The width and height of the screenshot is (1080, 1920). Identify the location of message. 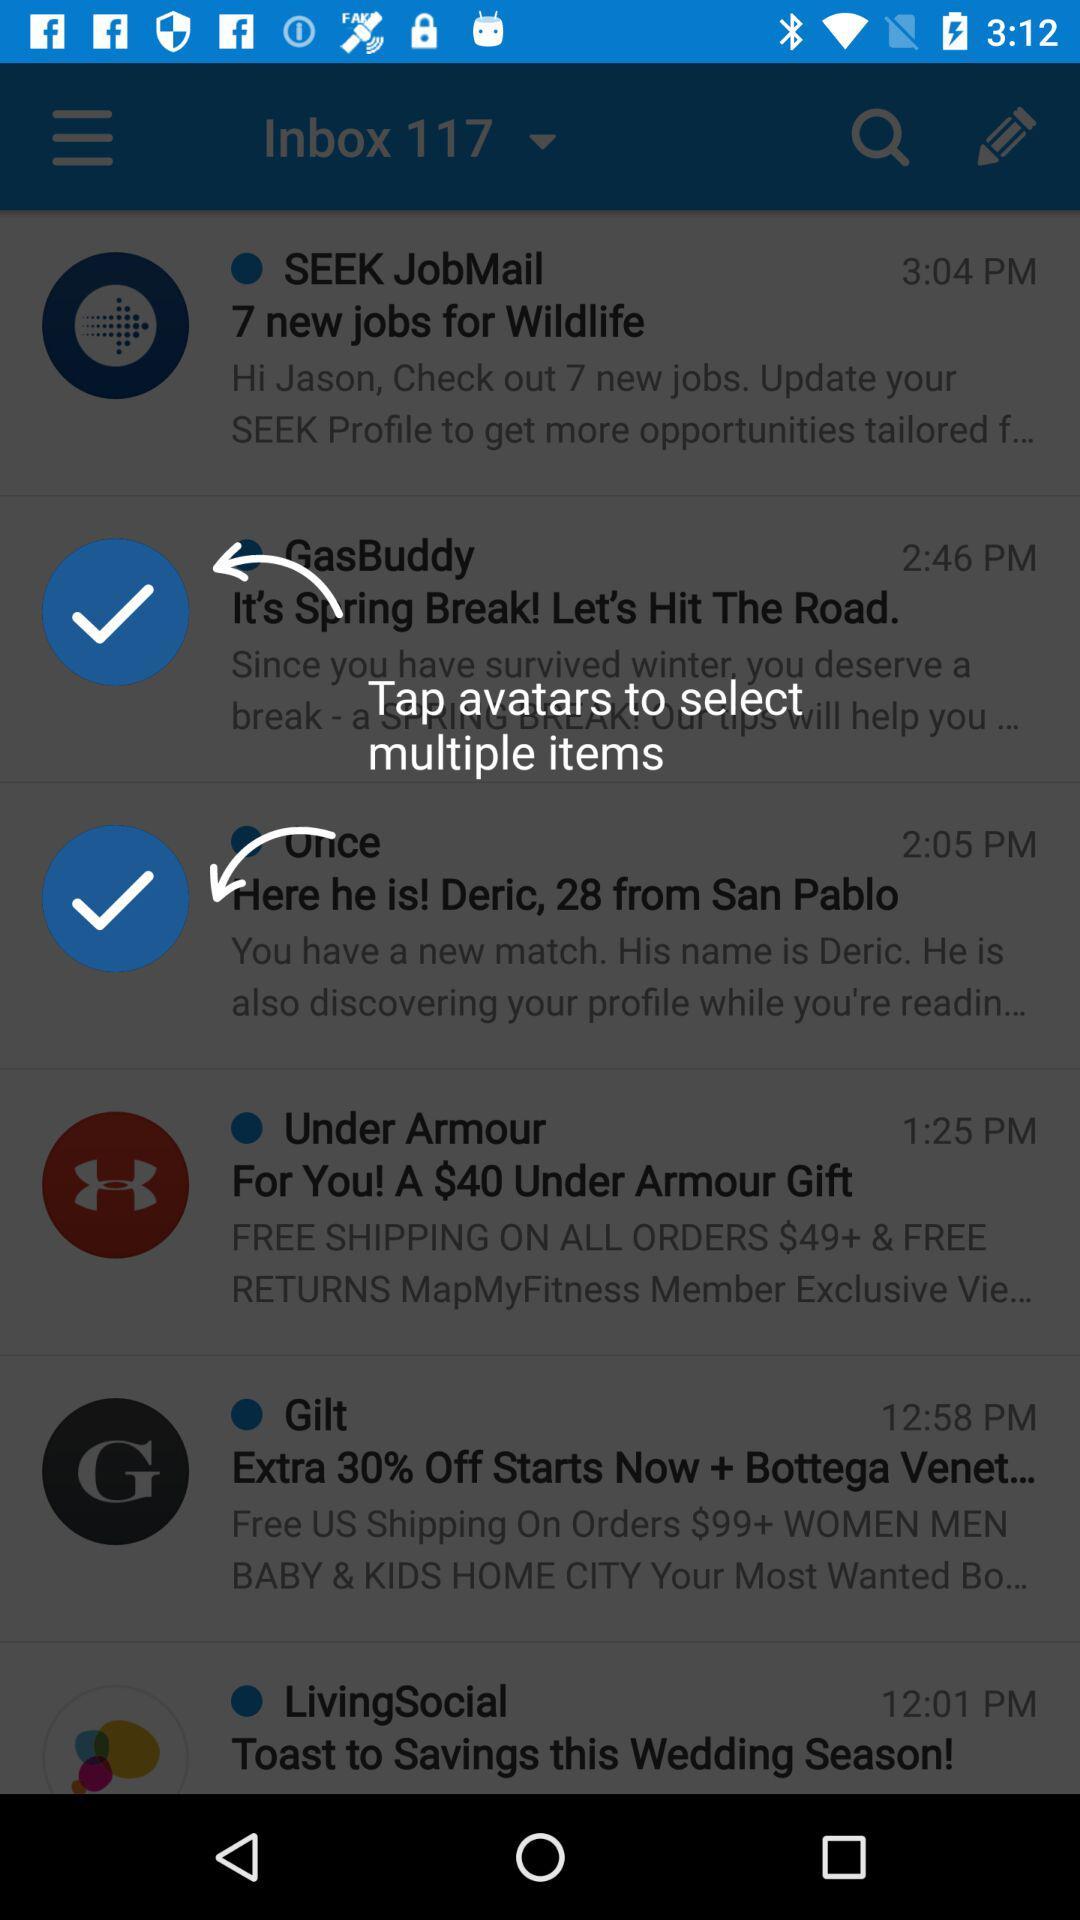
(115, 1185).